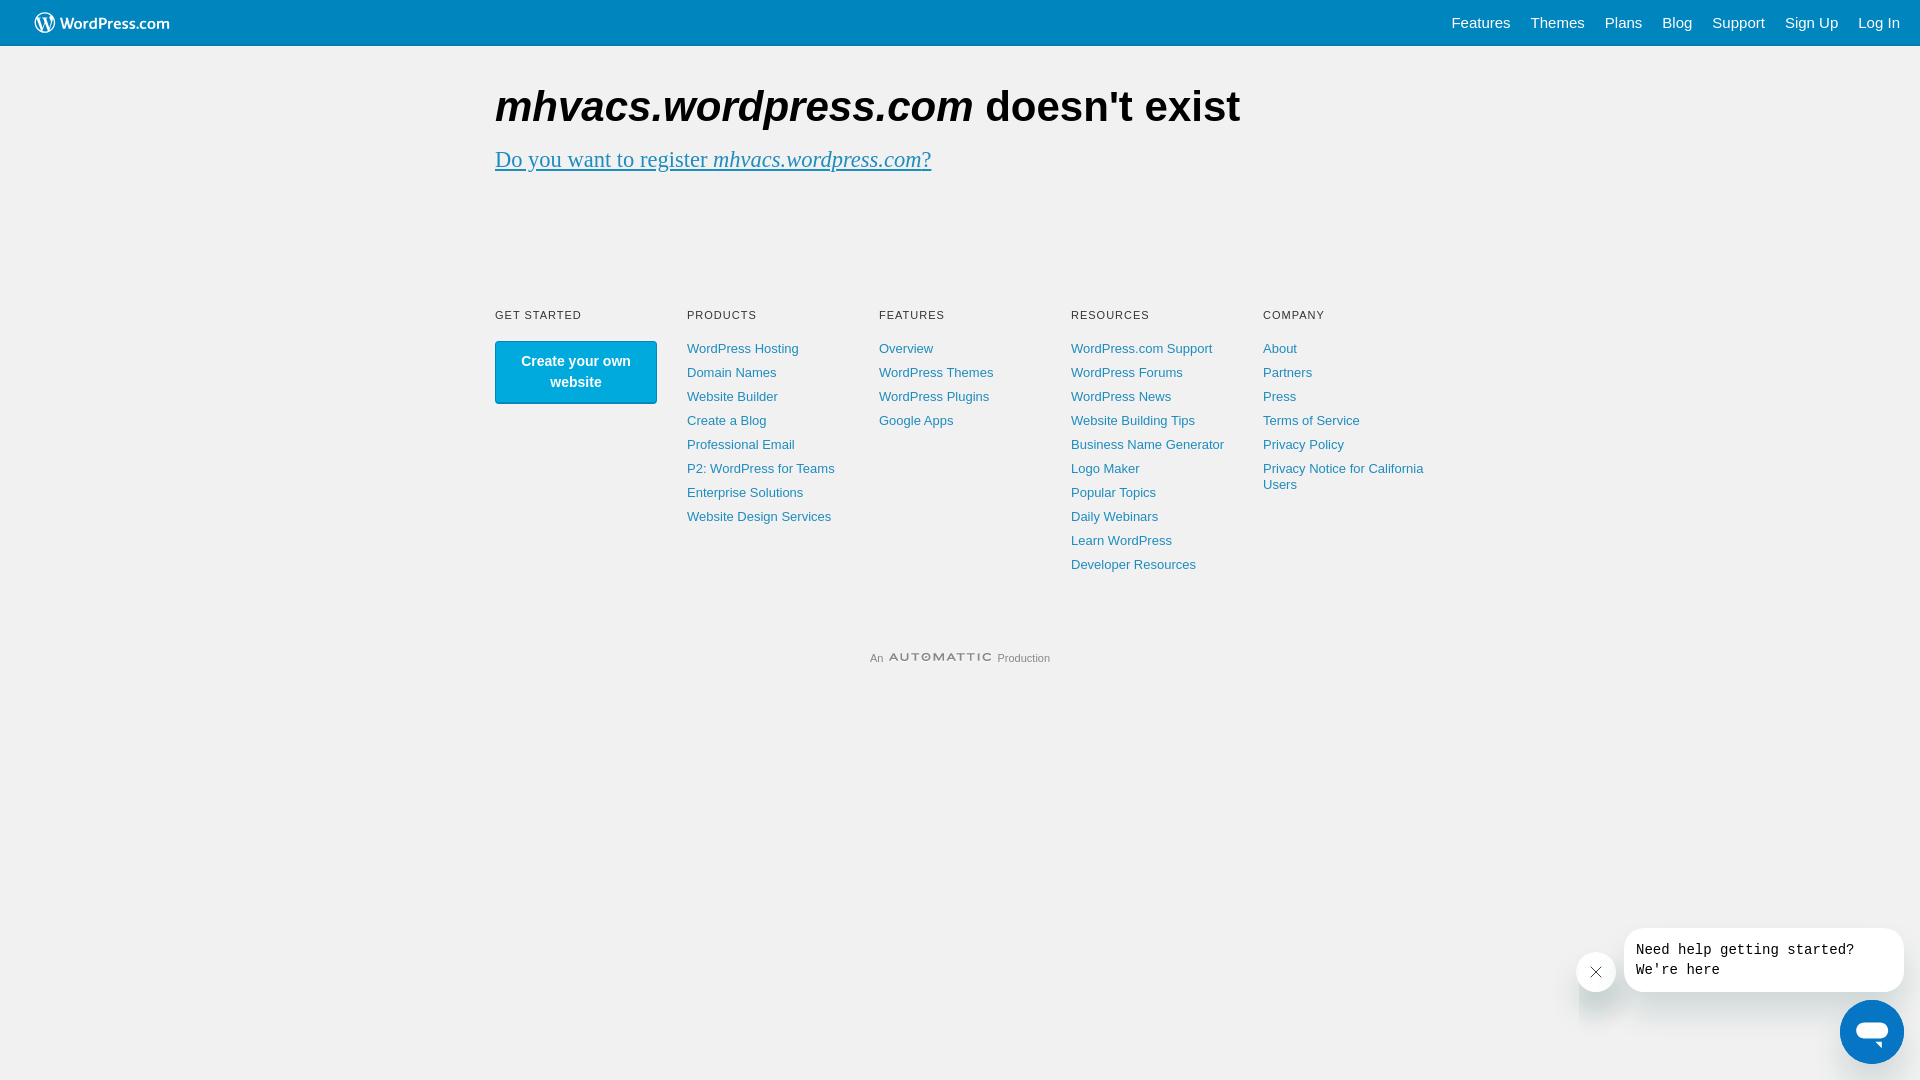  What do you see at coordinates (1763, 959) in the screenshot?
I see `'Message from company'` at bounding box center [1763, 959].